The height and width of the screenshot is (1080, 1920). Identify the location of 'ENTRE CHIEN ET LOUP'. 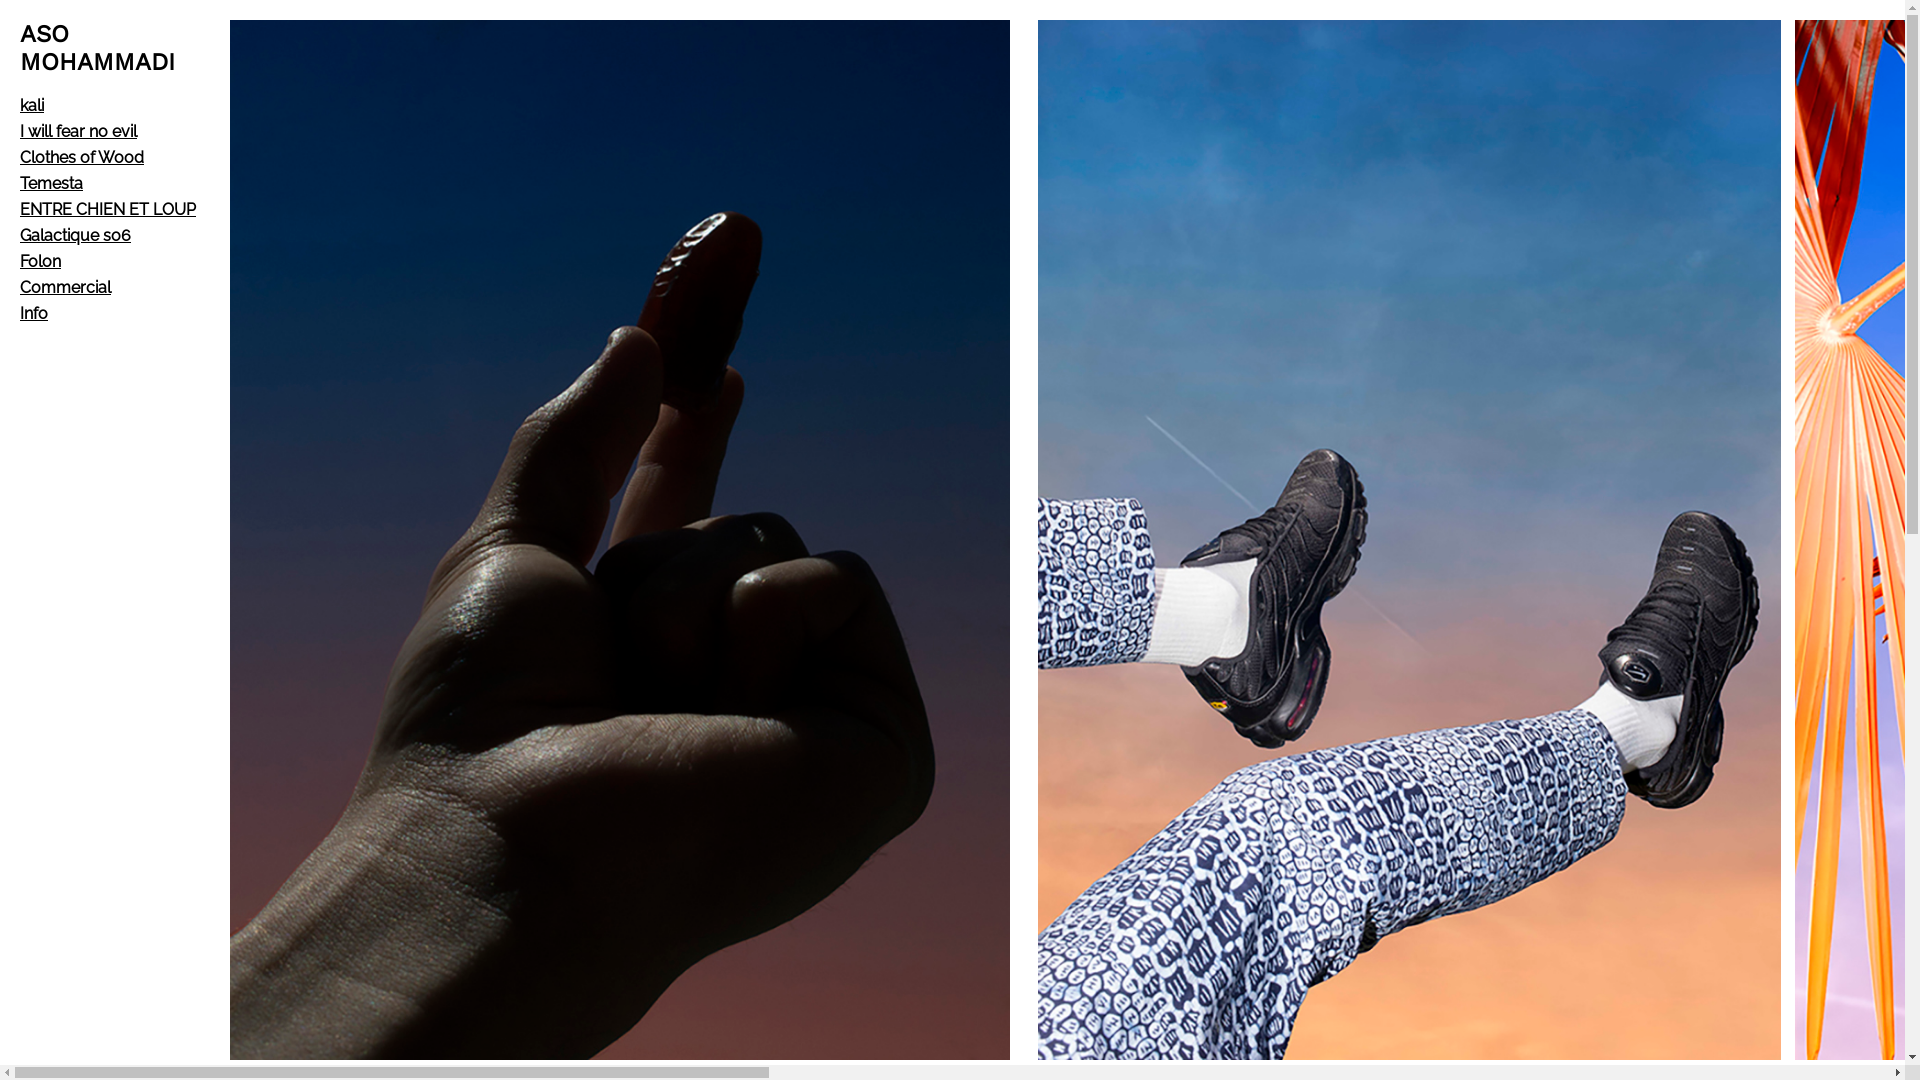
(19, 209).